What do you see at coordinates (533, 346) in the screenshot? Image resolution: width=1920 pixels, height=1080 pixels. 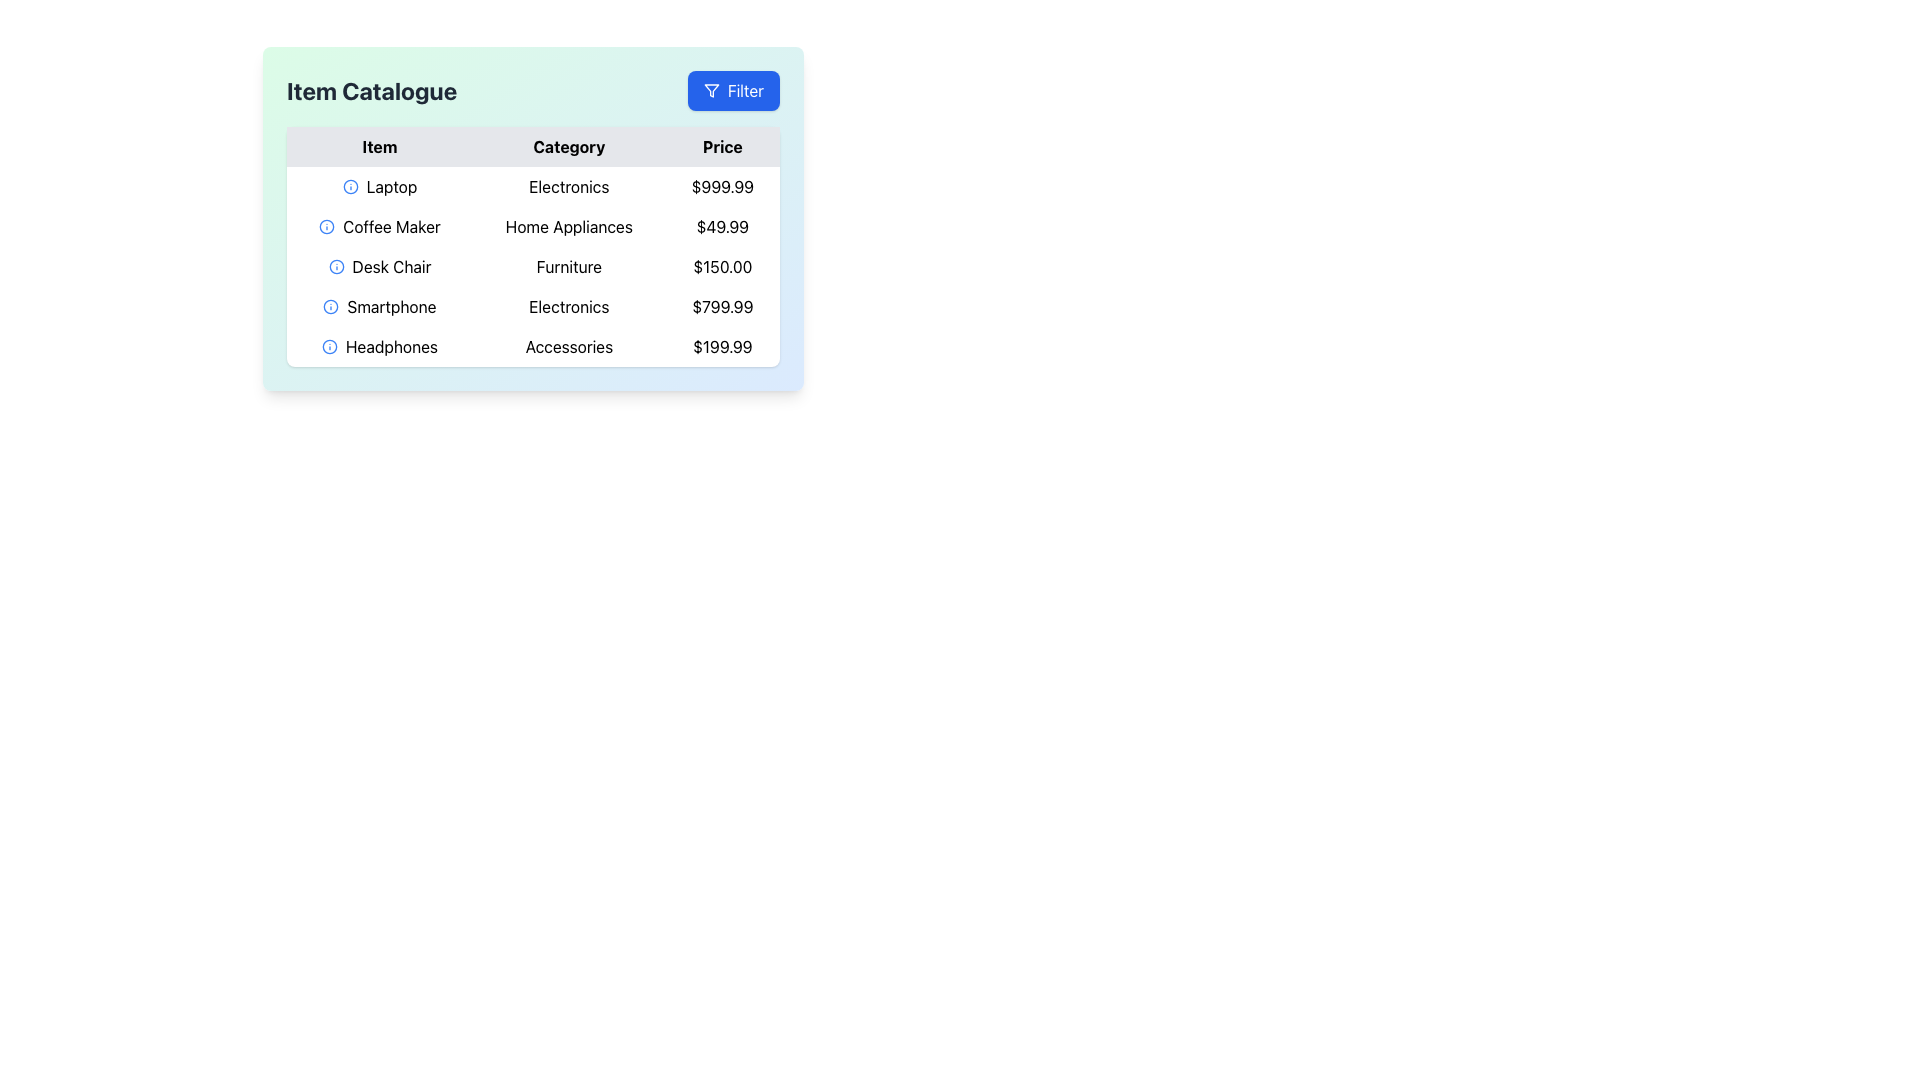 I see `the fifth row of the 'Item Catalogue' table` at bounding box center [533, 346].